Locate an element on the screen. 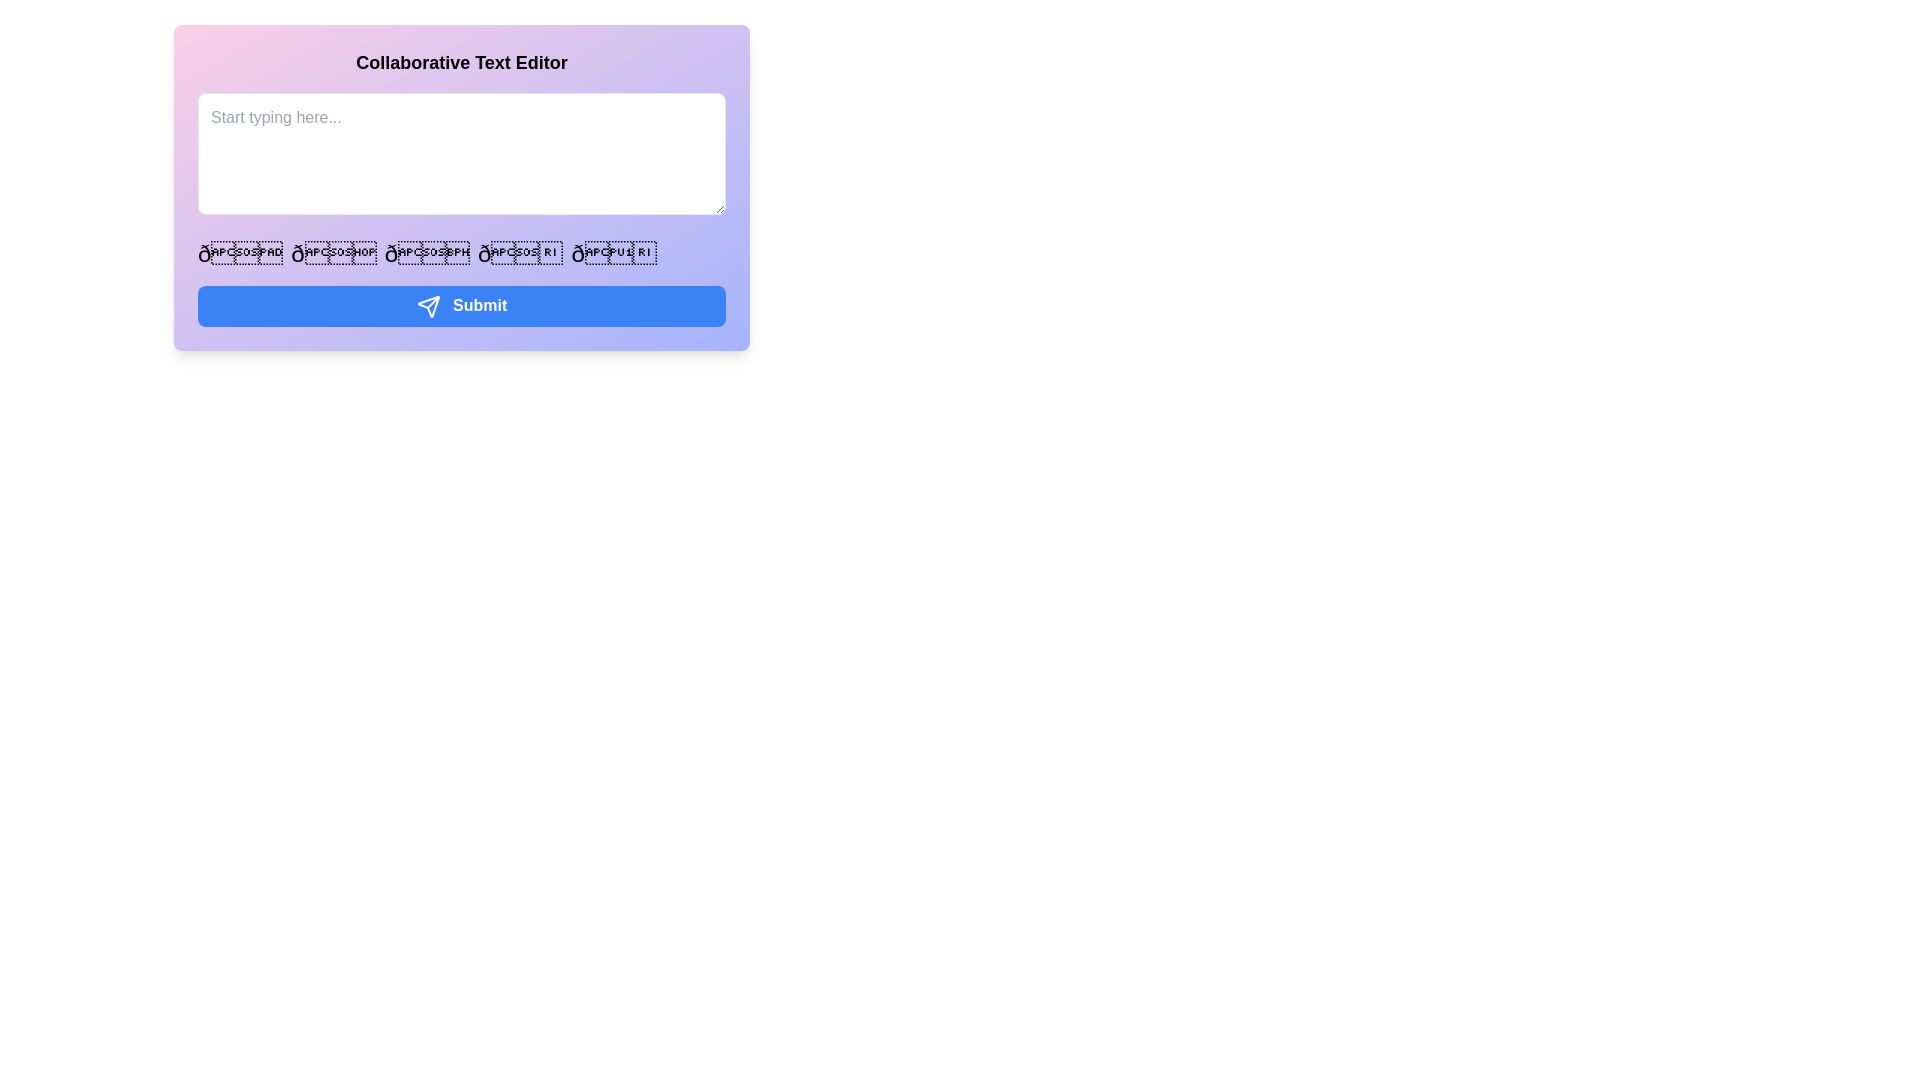 This screenshot has height=1080, width=1920. the 'like' button, which is the last button in a horizontal sequence located below the text input field in the 'Collaborative Text Editor' is located at coordinates (613, 253).